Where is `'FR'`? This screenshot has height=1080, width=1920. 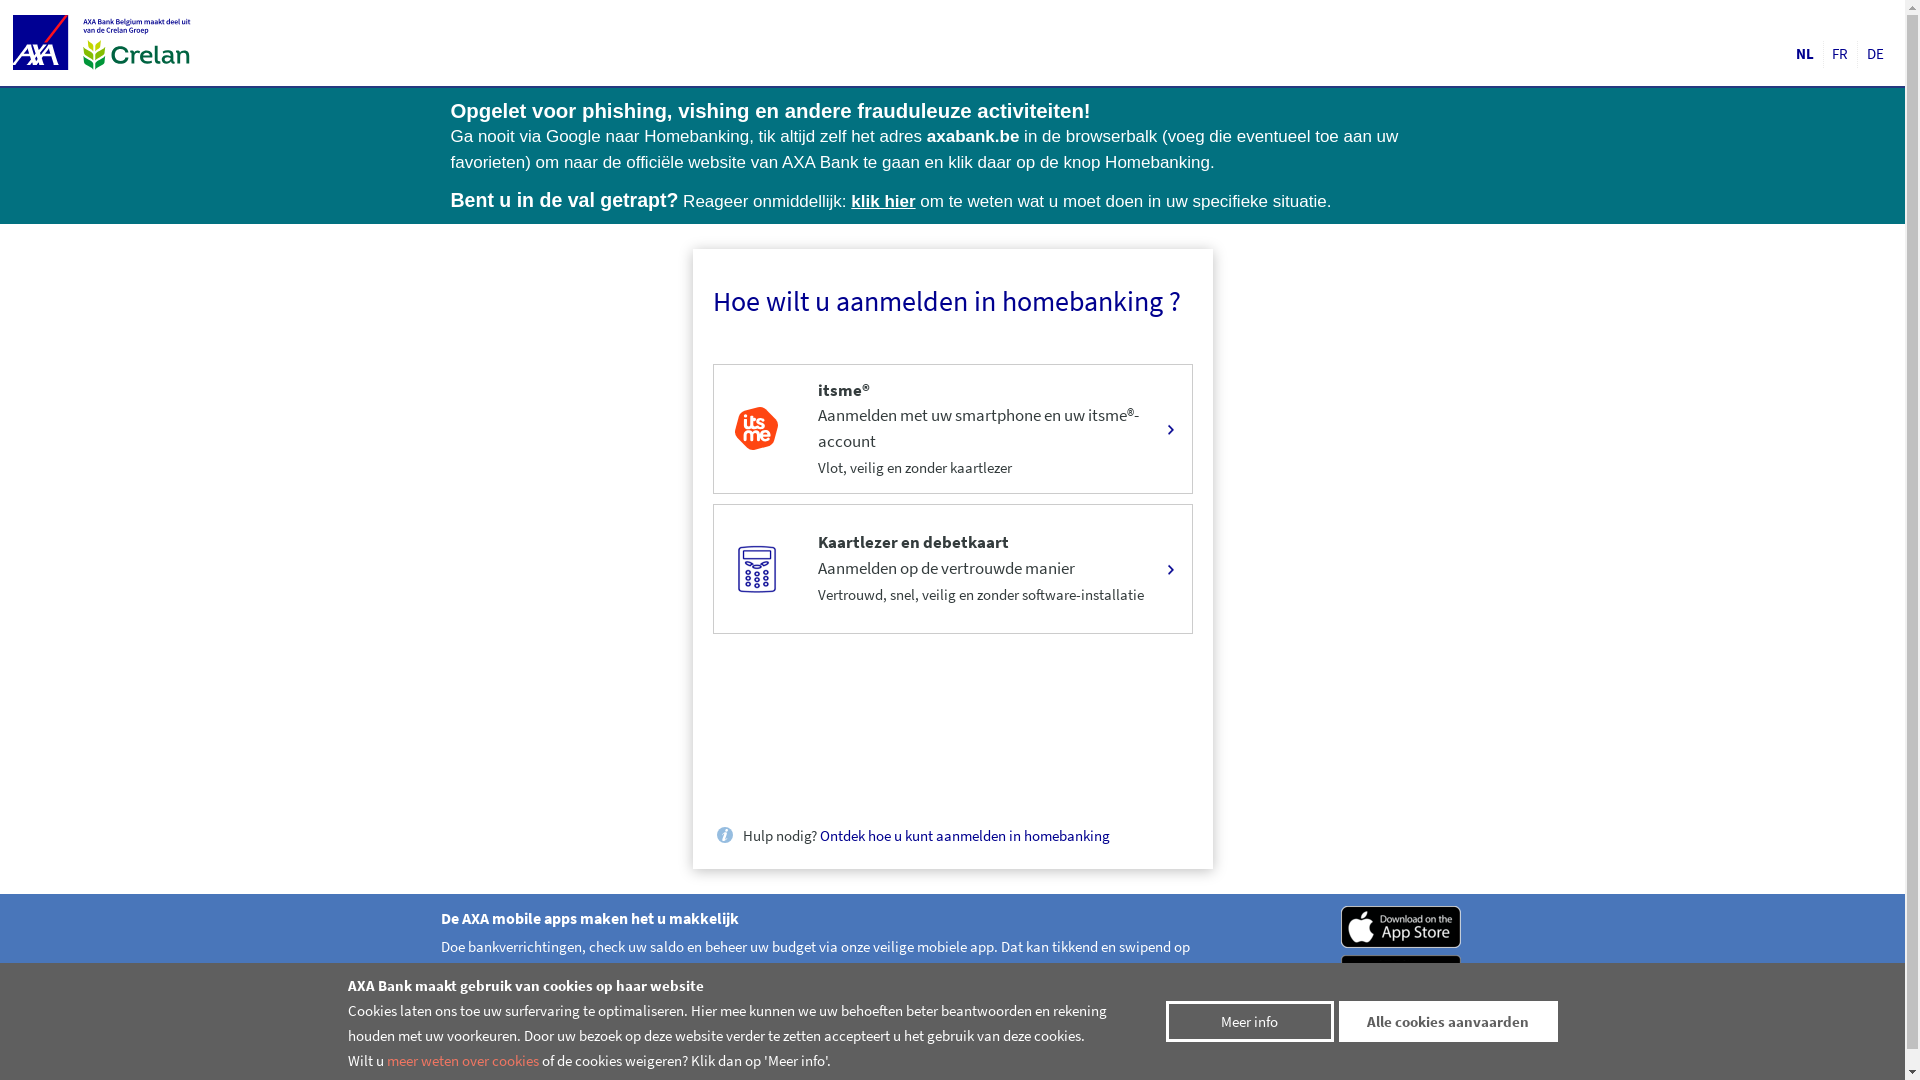
'FR' is located at coordinates (1840, 53).